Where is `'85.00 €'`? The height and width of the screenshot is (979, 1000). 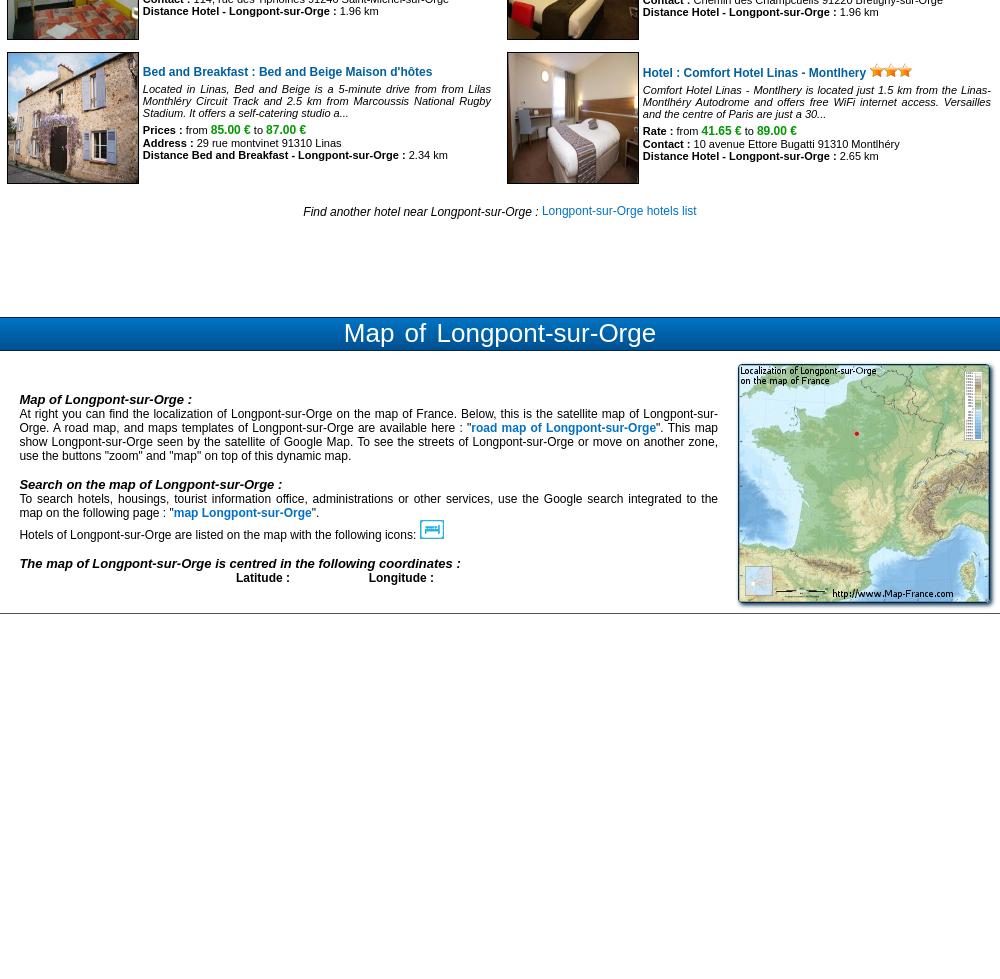
'85.00 €' is located at coordinates (229, 129).